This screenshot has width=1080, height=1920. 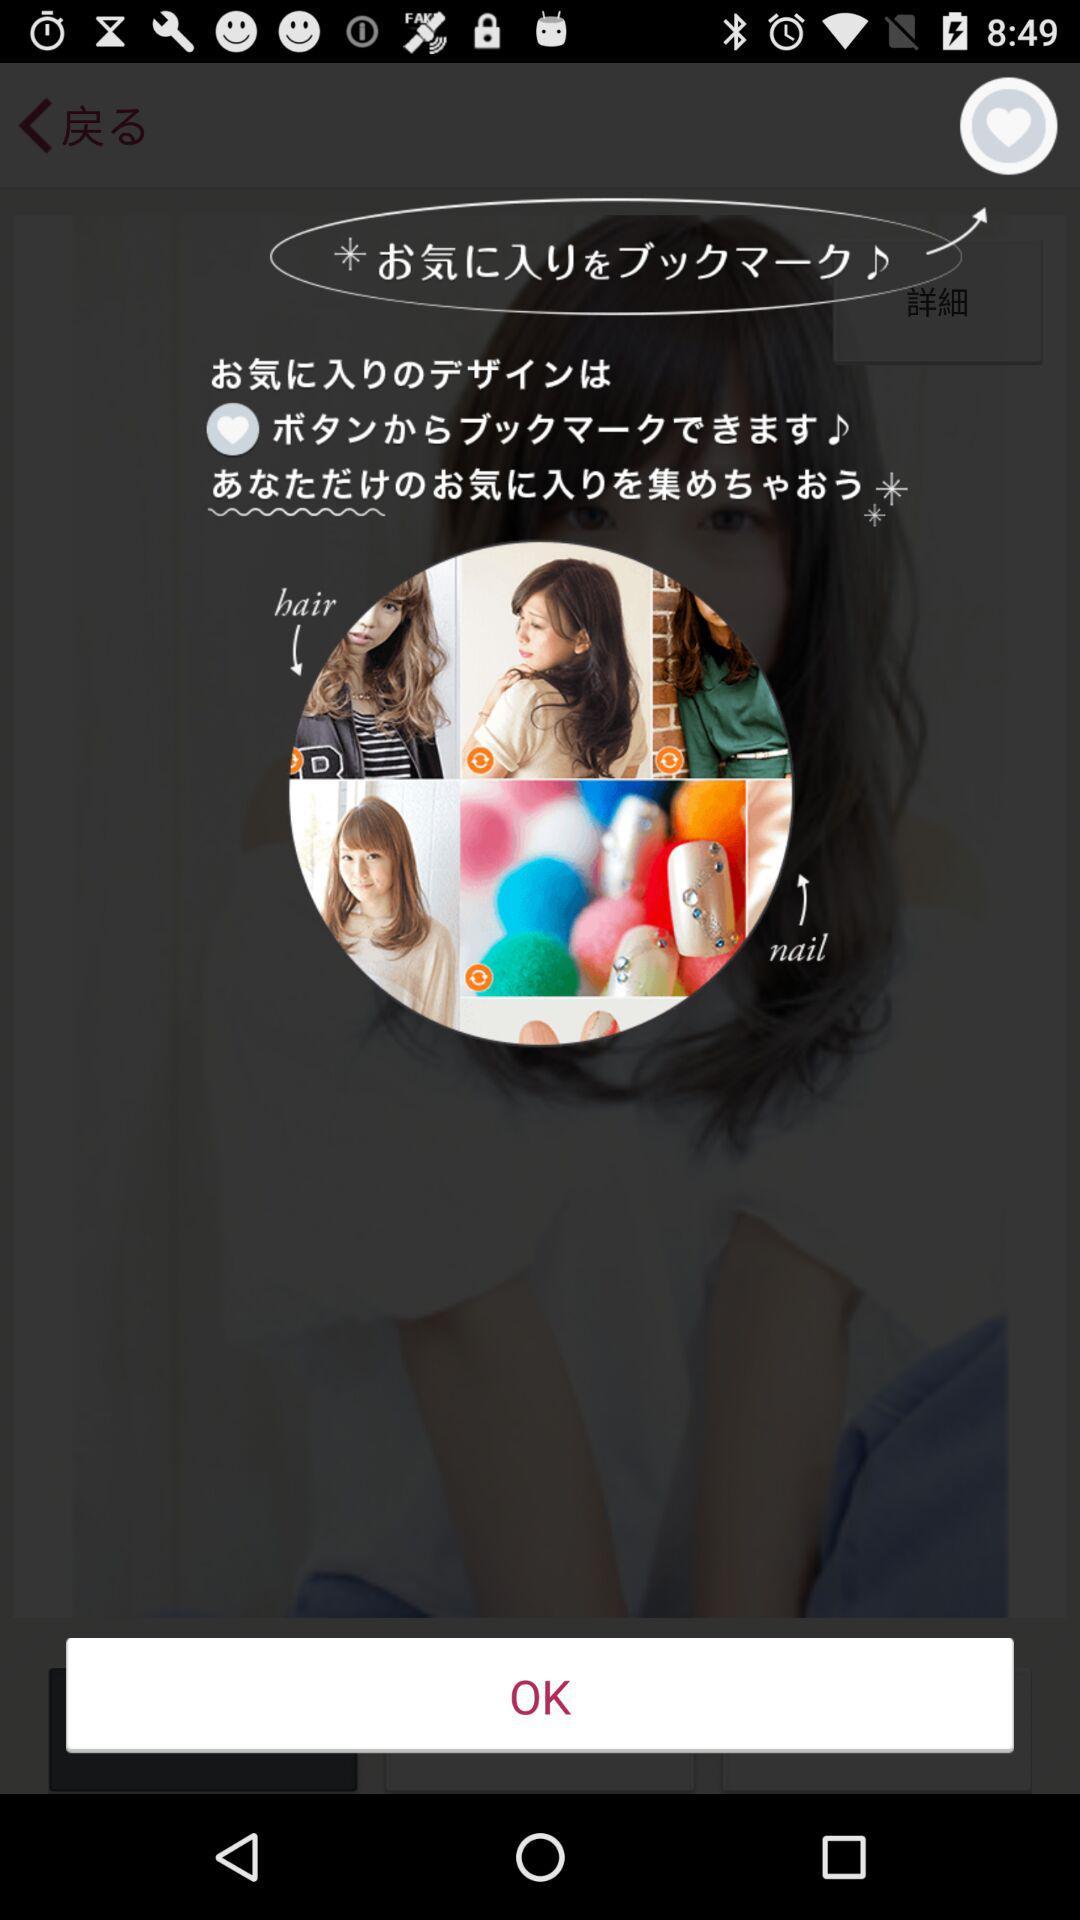 I want to click on button at the bottom, so click(x=540, y=1695).